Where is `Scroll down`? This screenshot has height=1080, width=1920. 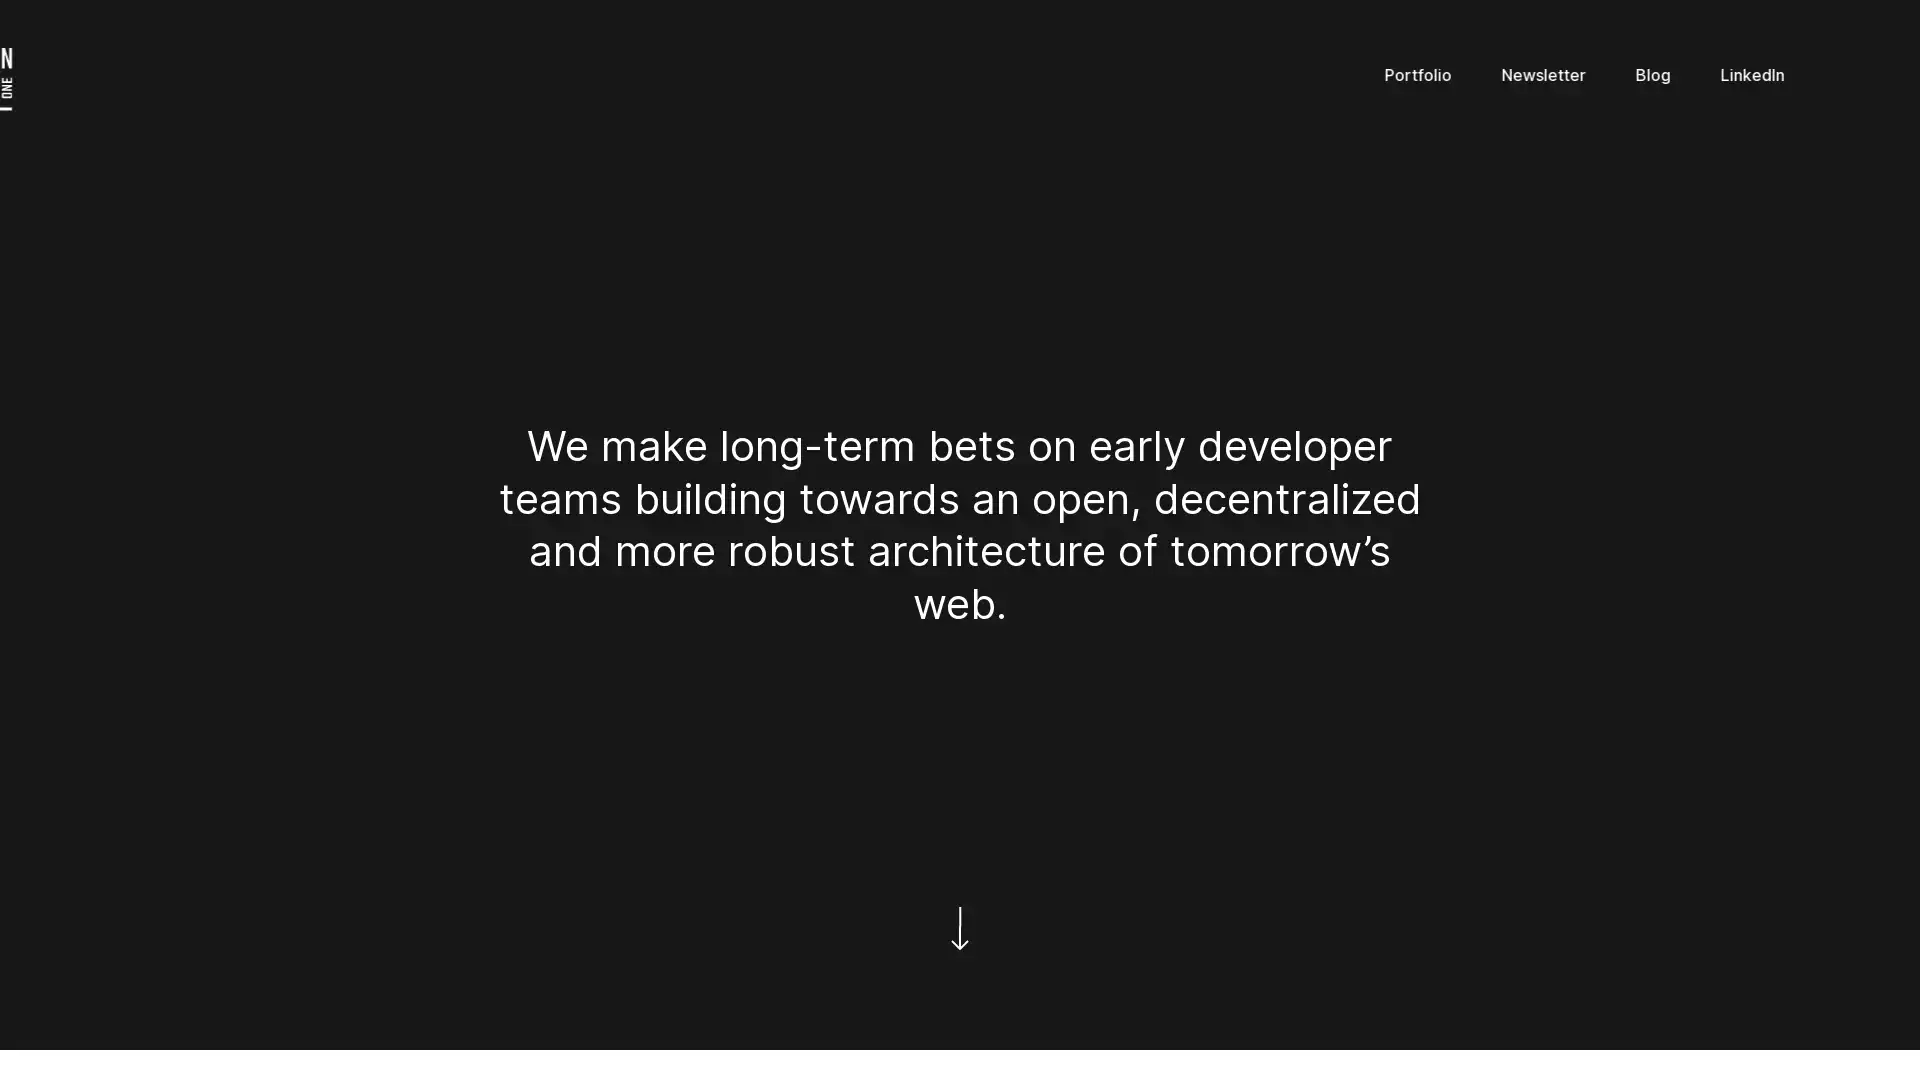 Scroll down is located at coordinates (958, 928).